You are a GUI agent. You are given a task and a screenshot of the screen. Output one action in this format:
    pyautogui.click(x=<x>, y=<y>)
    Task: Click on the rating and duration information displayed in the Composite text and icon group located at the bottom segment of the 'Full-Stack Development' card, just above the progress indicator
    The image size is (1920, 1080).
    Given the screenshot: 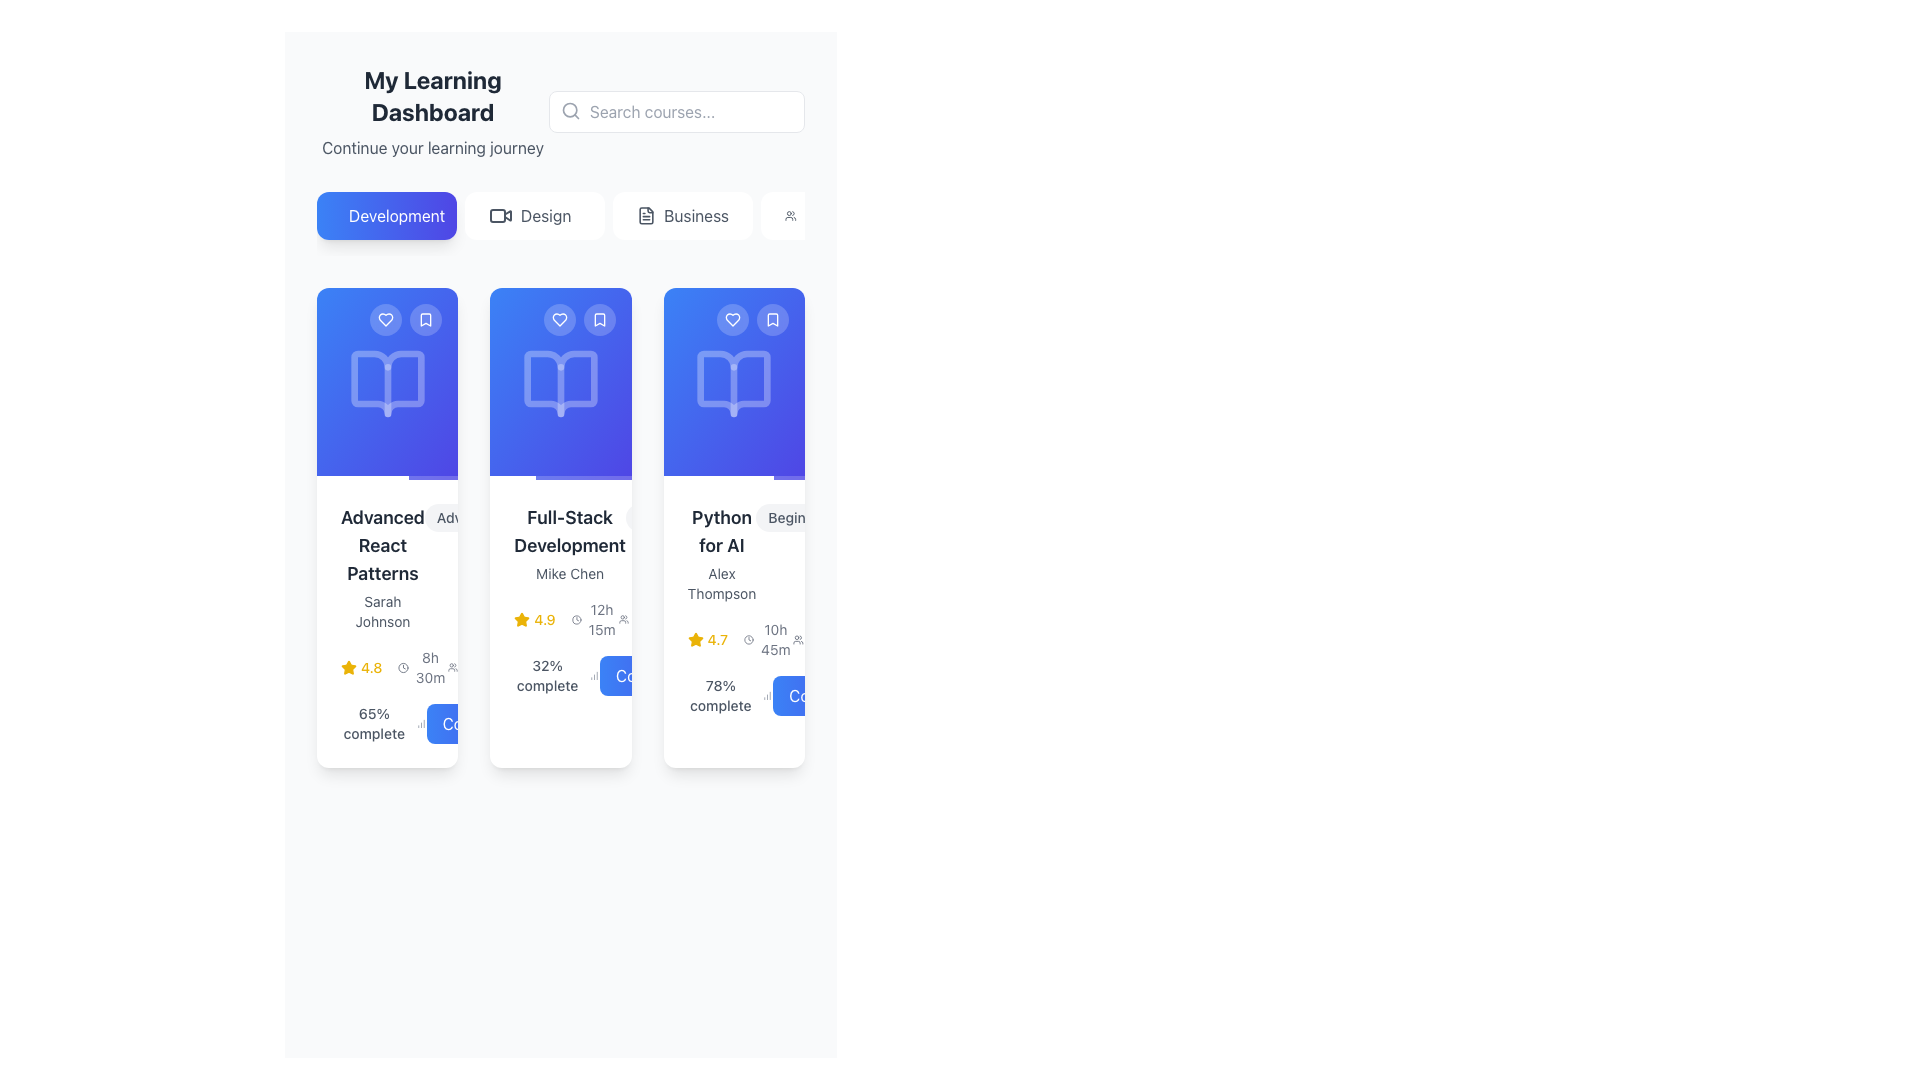 What is the action you would take?
    pyautogui.click(x=565, y=619)
    